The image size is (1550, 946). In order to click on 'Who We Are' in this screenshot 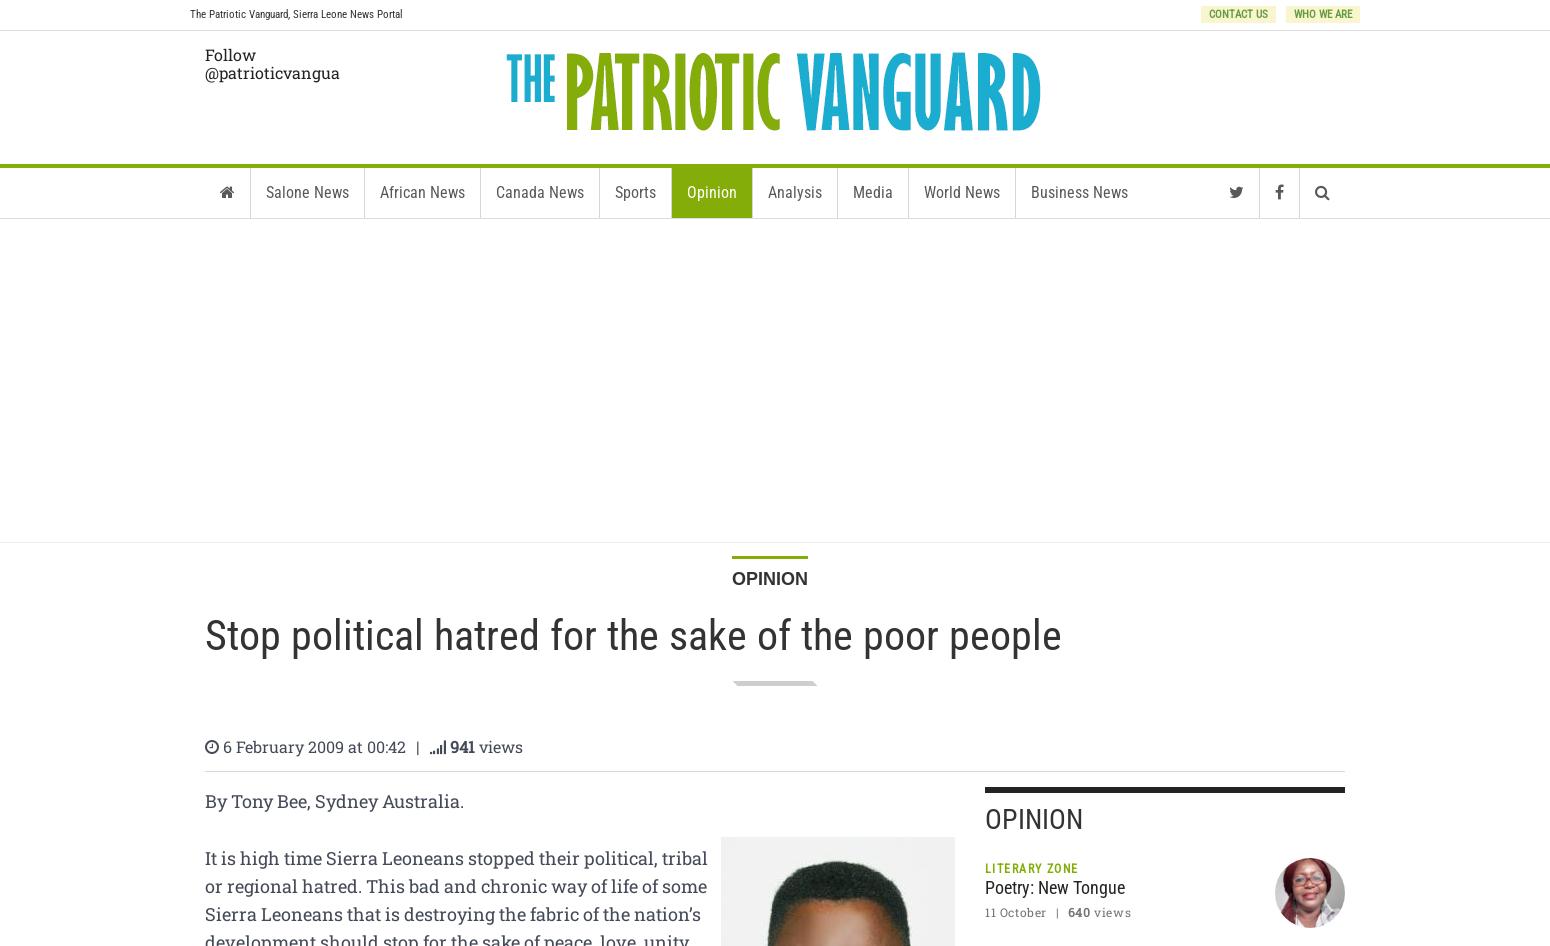, I will do `click(1292, 14)`.